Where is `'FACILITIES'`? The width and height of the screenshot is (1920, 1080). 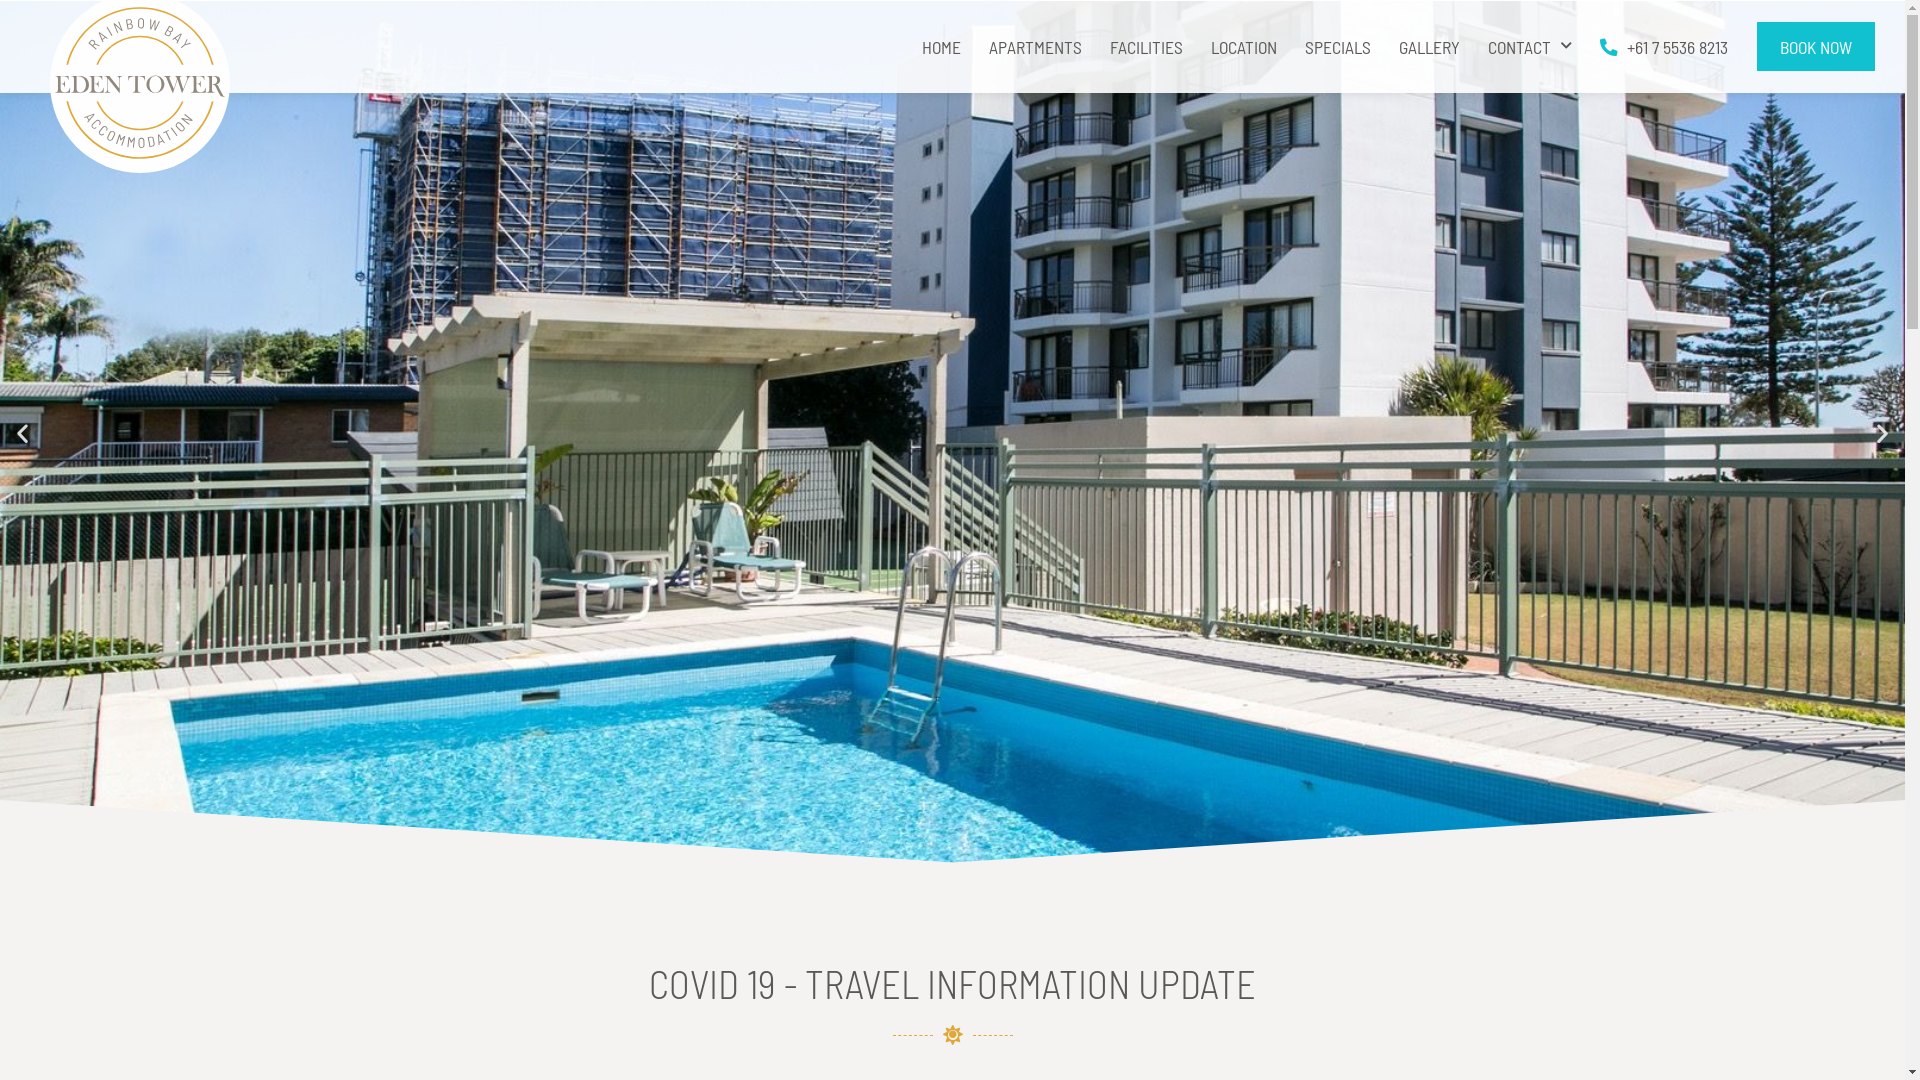
'FACILITIES' is located at coordinates (1146, 45).